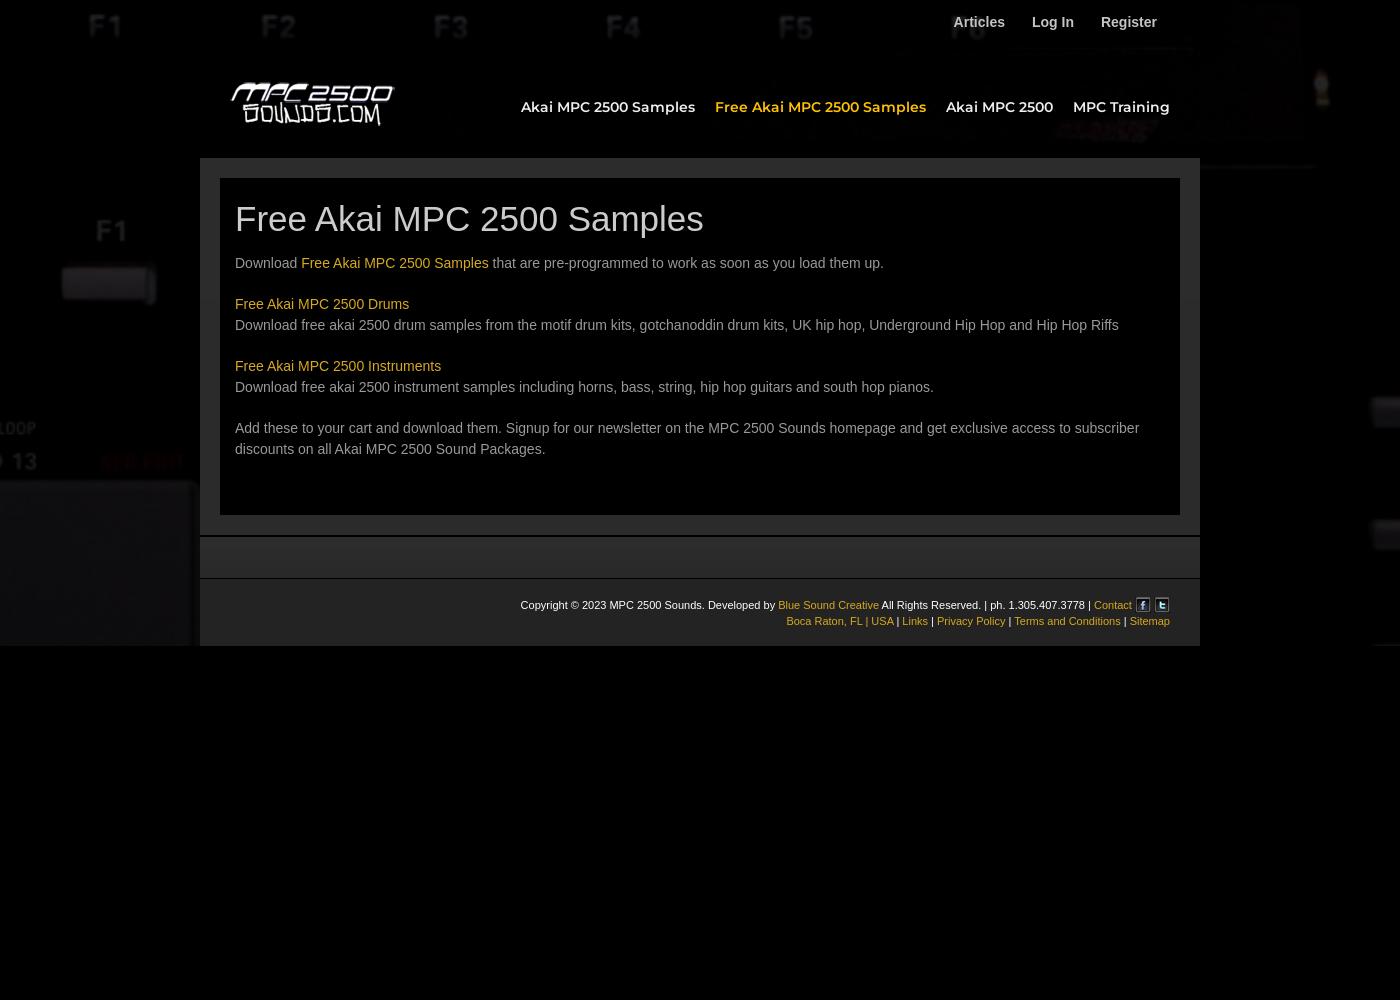  What do you see at coordinates (1152, 208) in the screenshot?
I see `'MPC Training Gold Package'` at bounding box center [1152, 208].